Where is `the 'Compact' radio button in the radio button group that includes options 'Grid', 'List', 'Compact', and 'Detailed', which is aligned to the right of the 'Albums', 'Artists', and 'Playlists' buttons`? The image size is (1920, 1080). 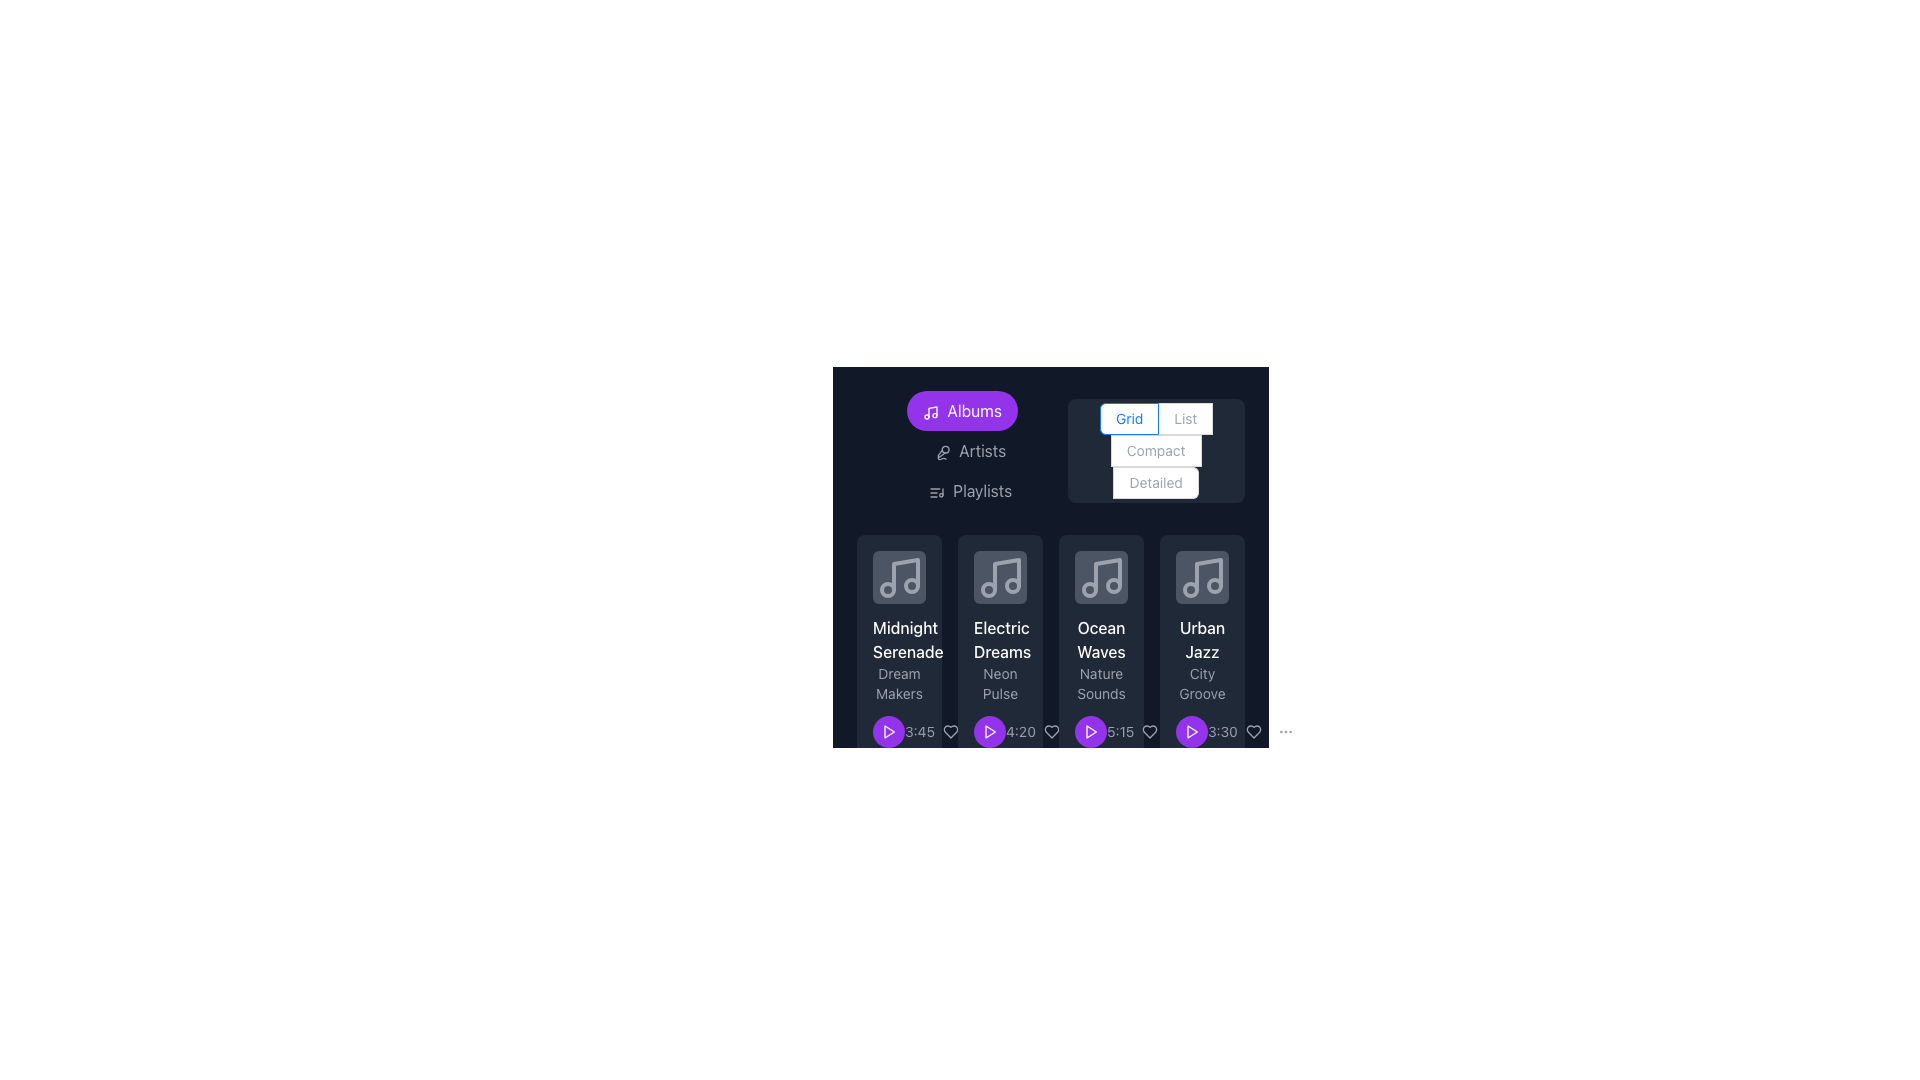
the 'Compact' radio button in the radio button group that includes options 'Grid', 'List', 'Compact', and 'Detailed', which is aligned to the right of the 'Albums', 'Artists', and 'Playlists' buttons is located at coordinates (1156, 451).